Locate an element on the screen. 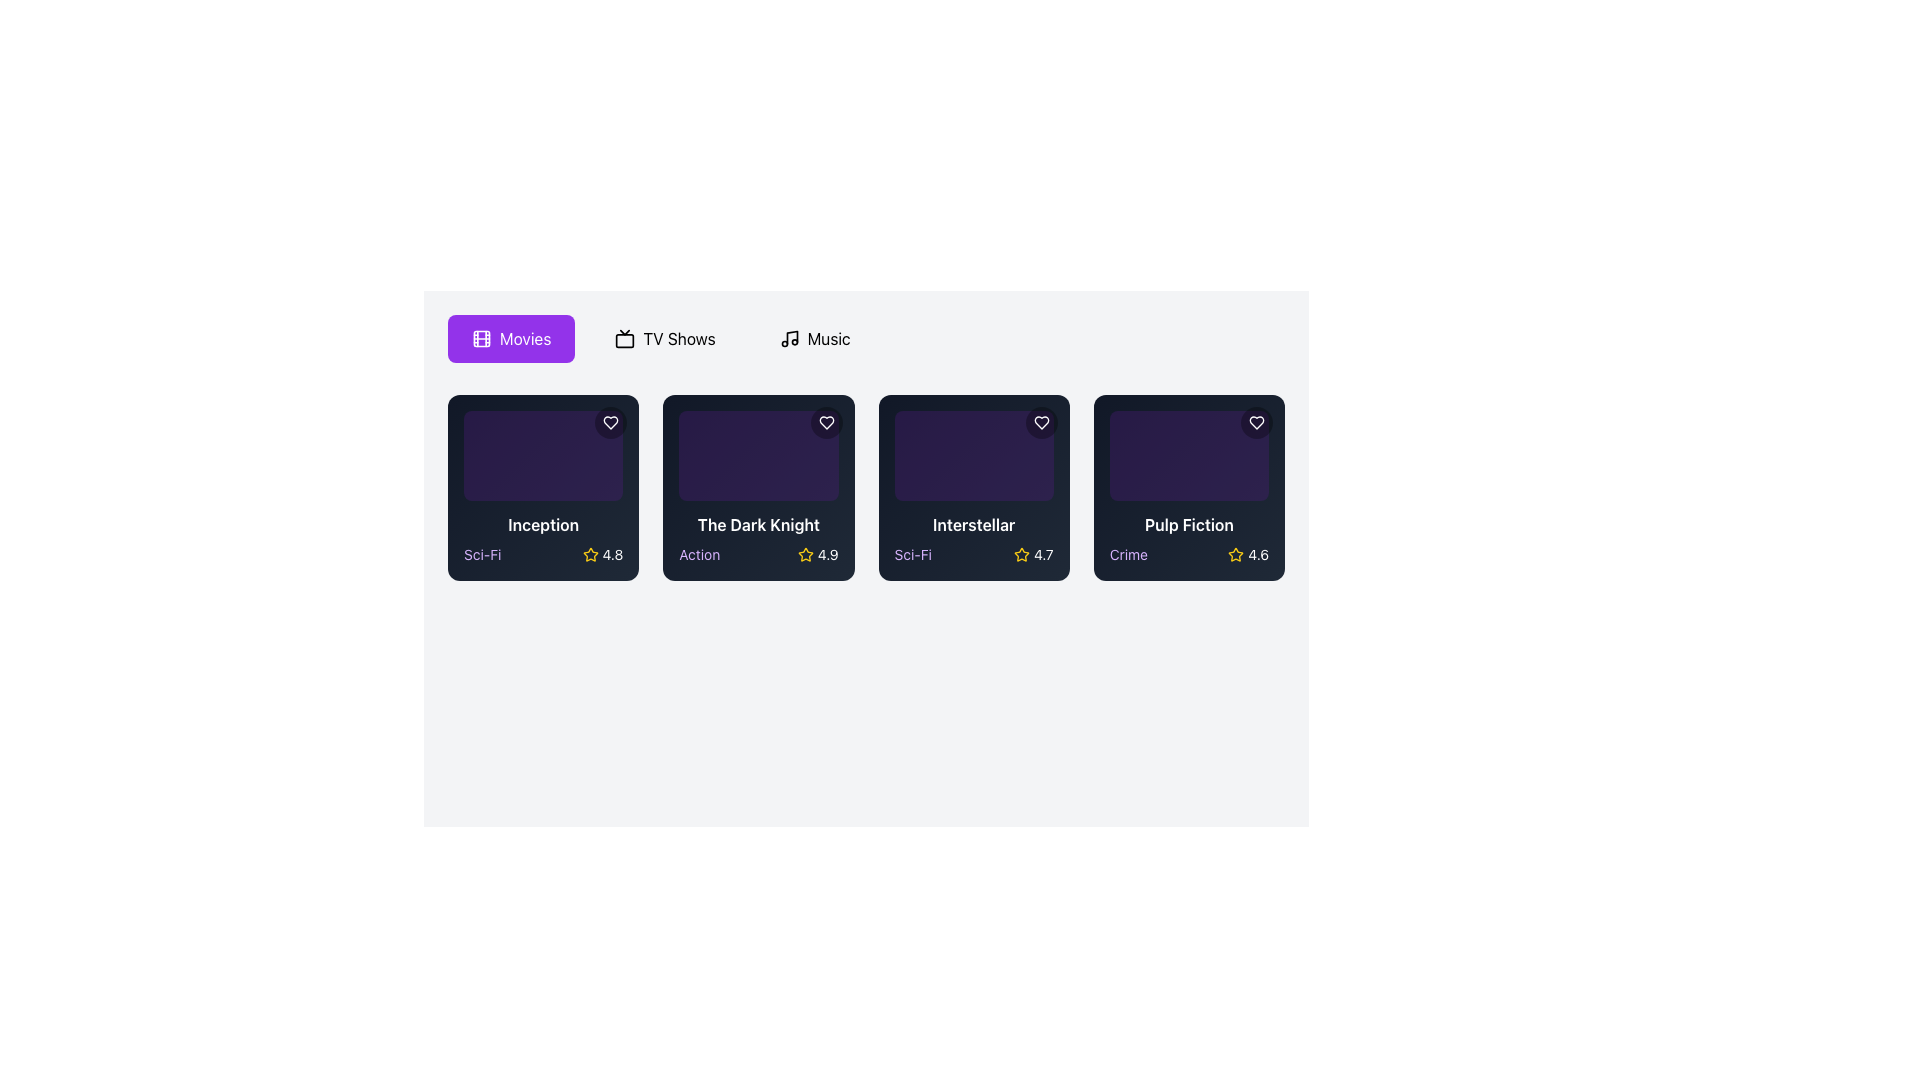 The height and width of the screenshot is (1080, 1920). the 'Action' genre label located below the title 'The Dark Knight' and above the rating '4.9' is located at coordinates (699, 554).